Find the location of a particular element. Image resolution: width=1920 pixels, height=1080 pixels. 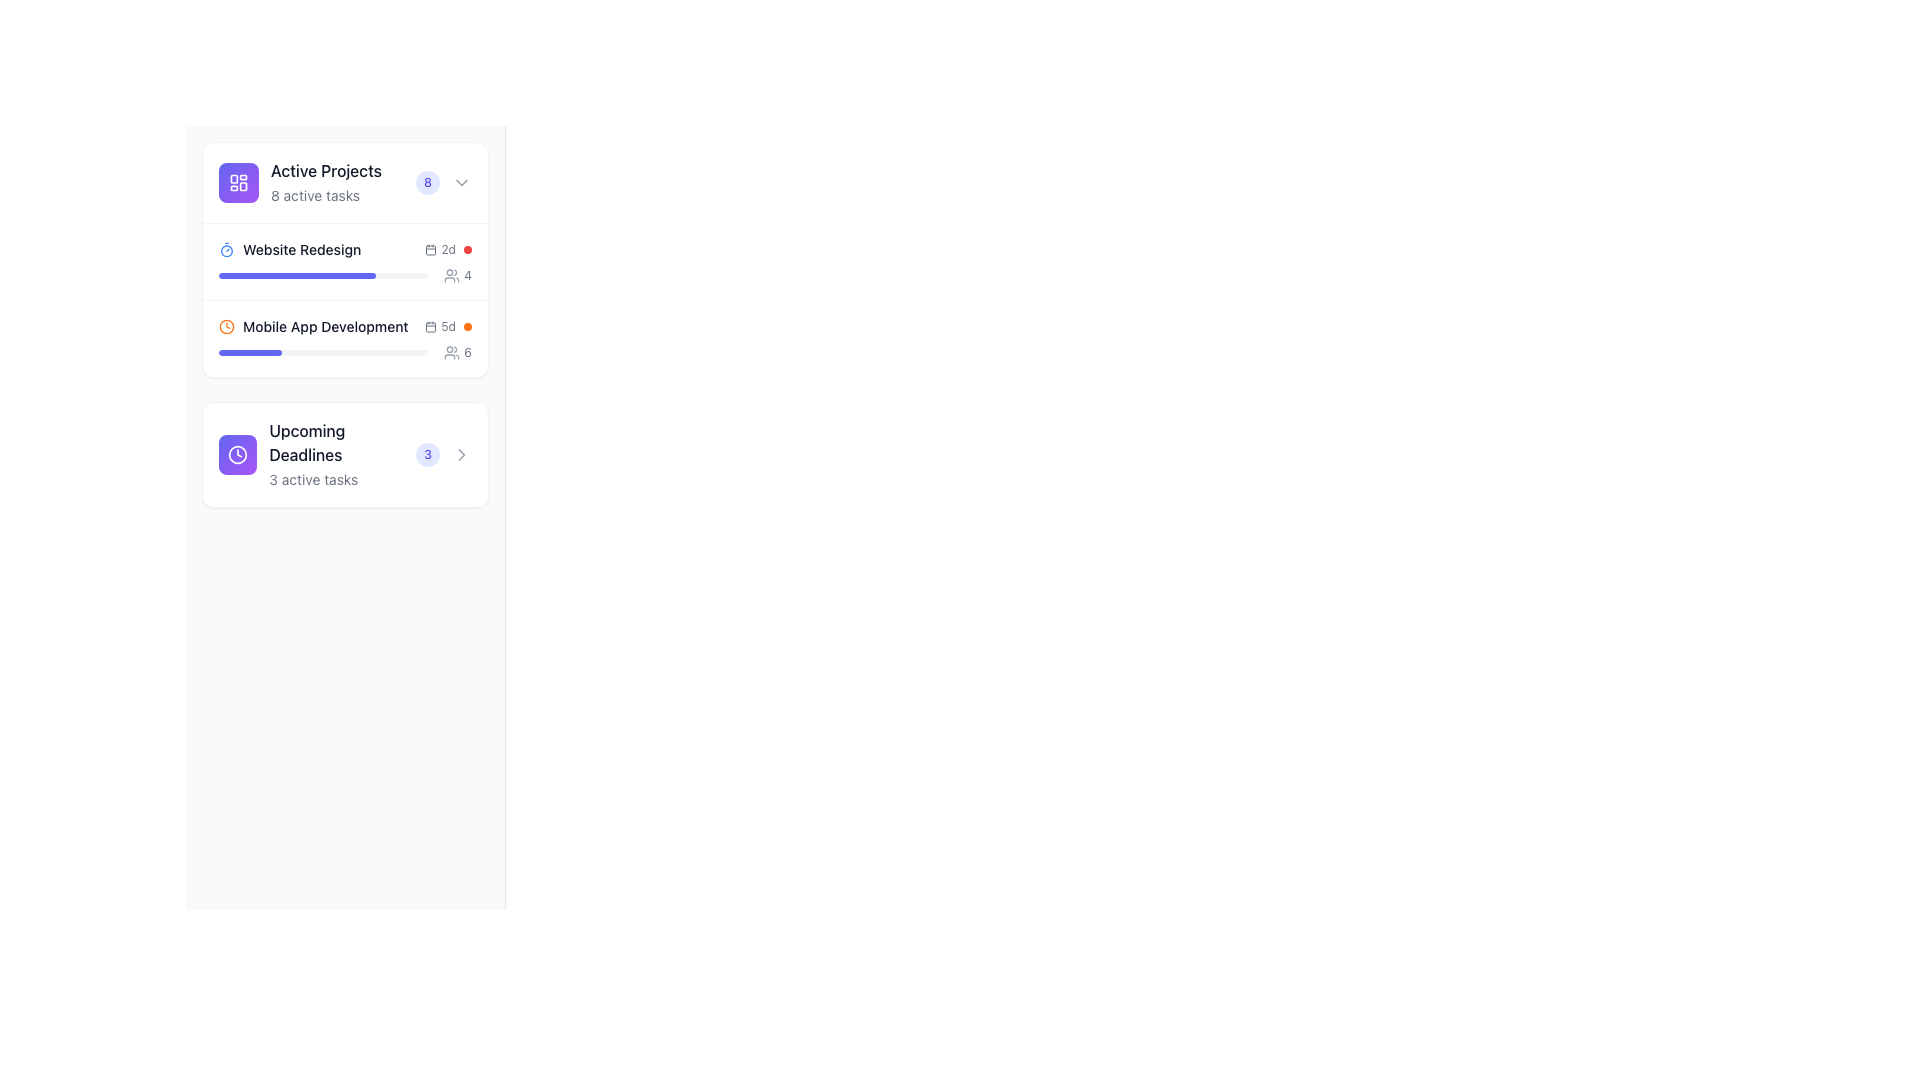

the timer details associated with the 'Website Redesign' project by clicking on the timer icon located to the left of the title text in the 'Website Redesign' section is located at coordinates (226, 249).